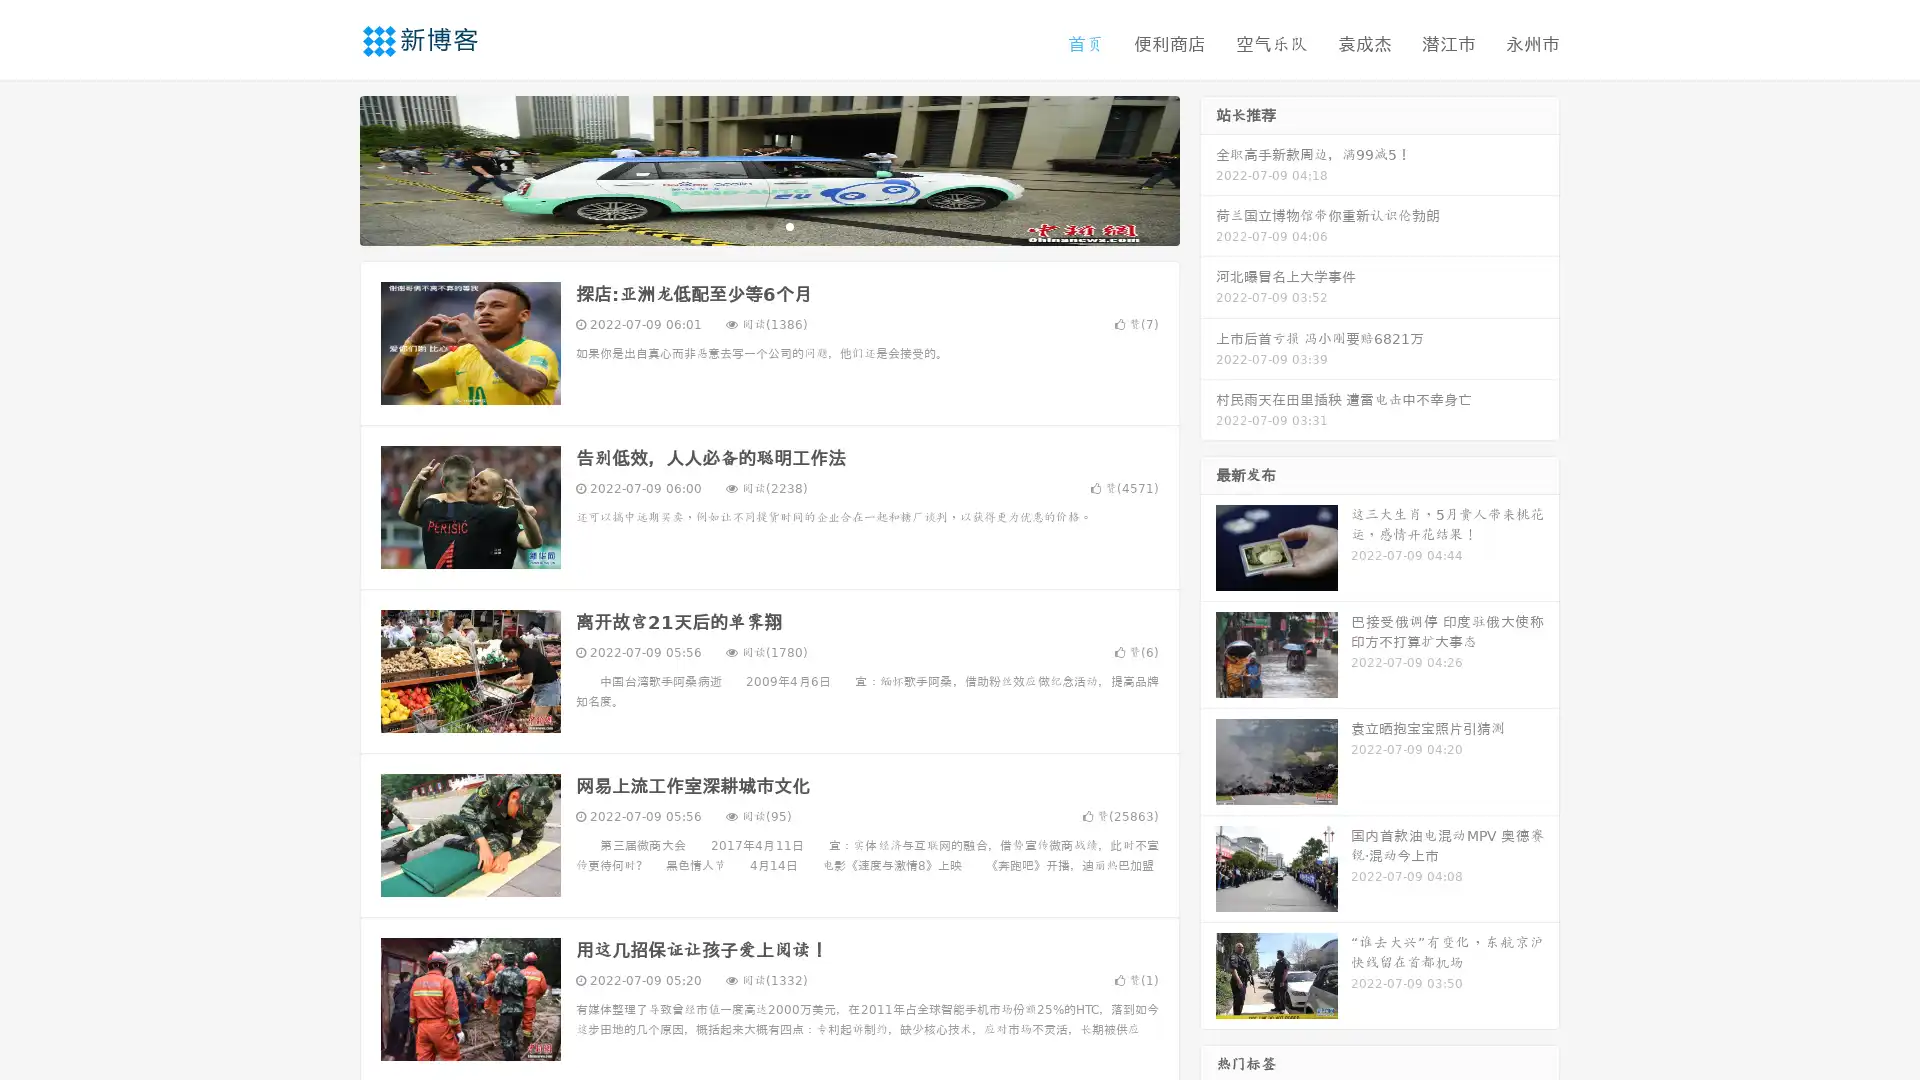 The image size is (1920, 1080). What do you see at coordinates (1208, 168) in the screenshot?
I see `Next slide` at bounding box center [1208, 168].